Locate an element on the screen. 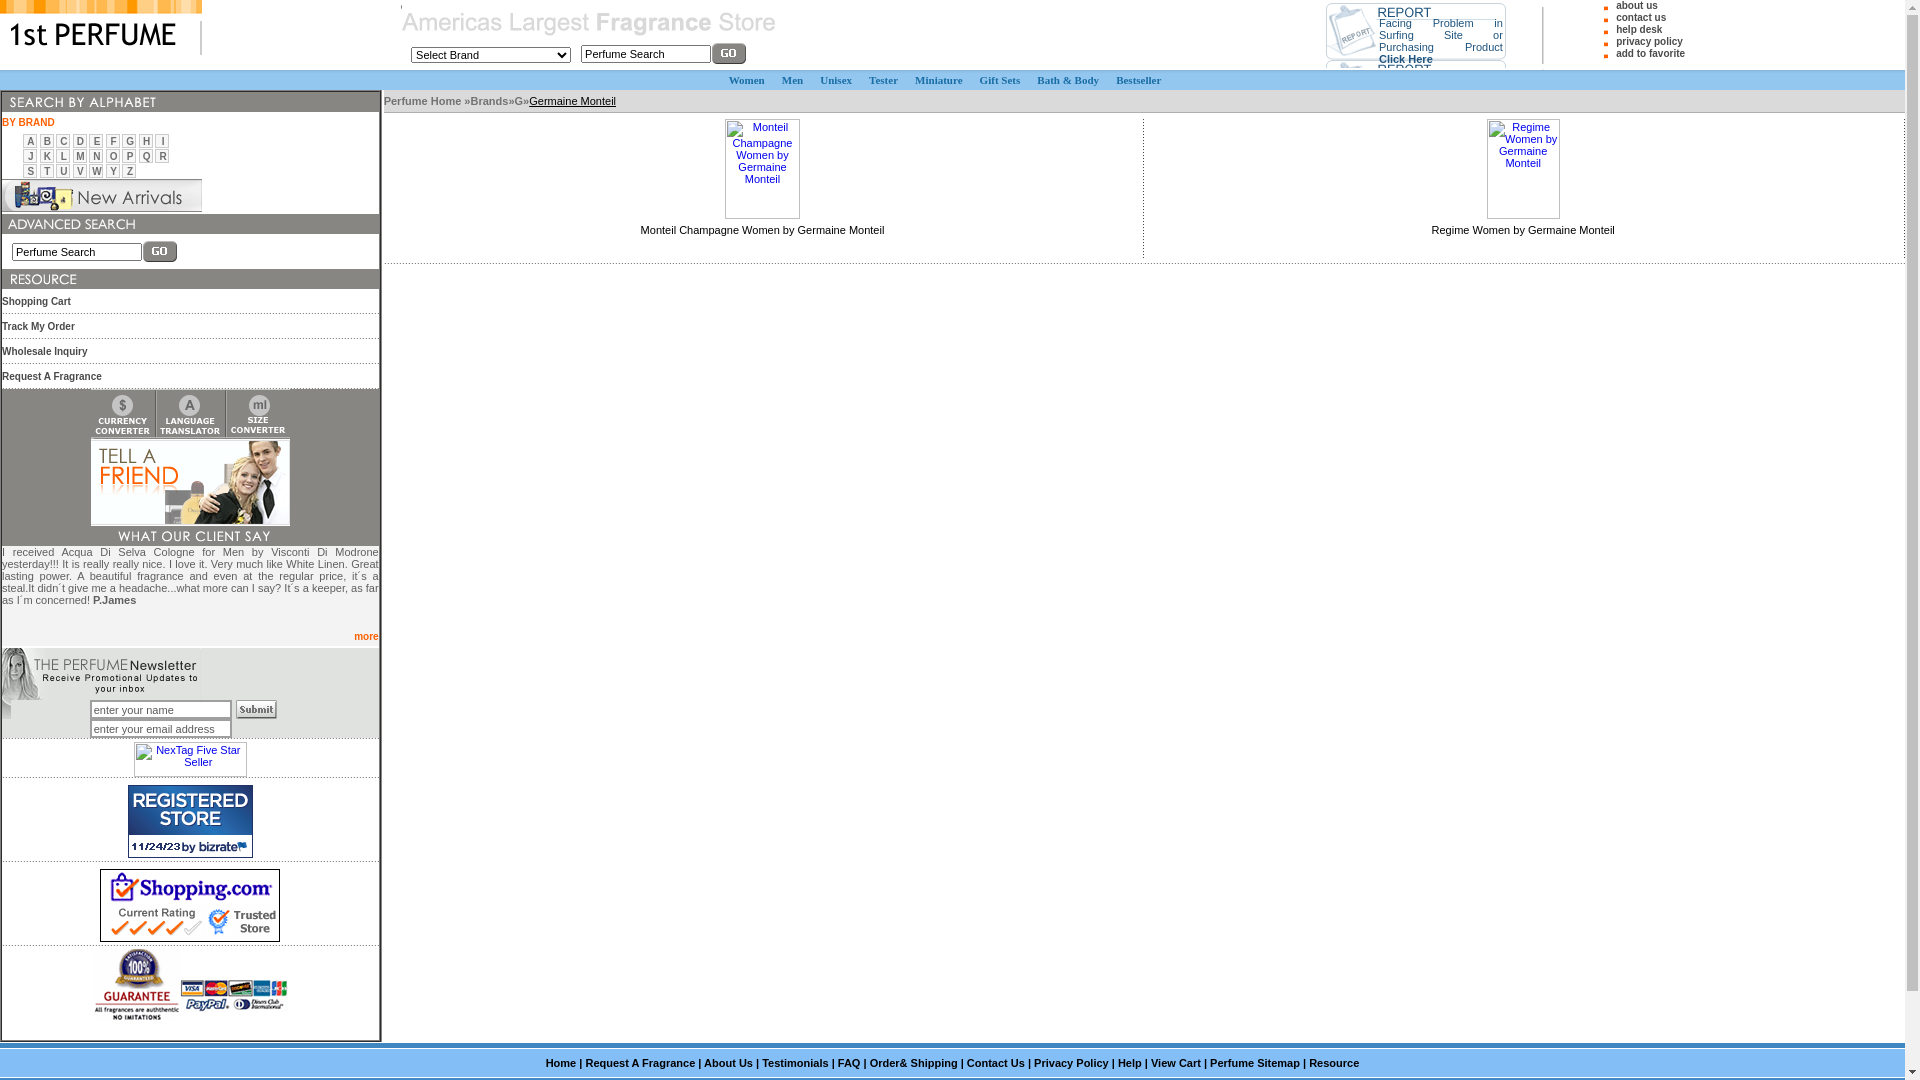 The height and width of the screenshot is (1080, 1920). 'G' is located at coordinates (128, 140).